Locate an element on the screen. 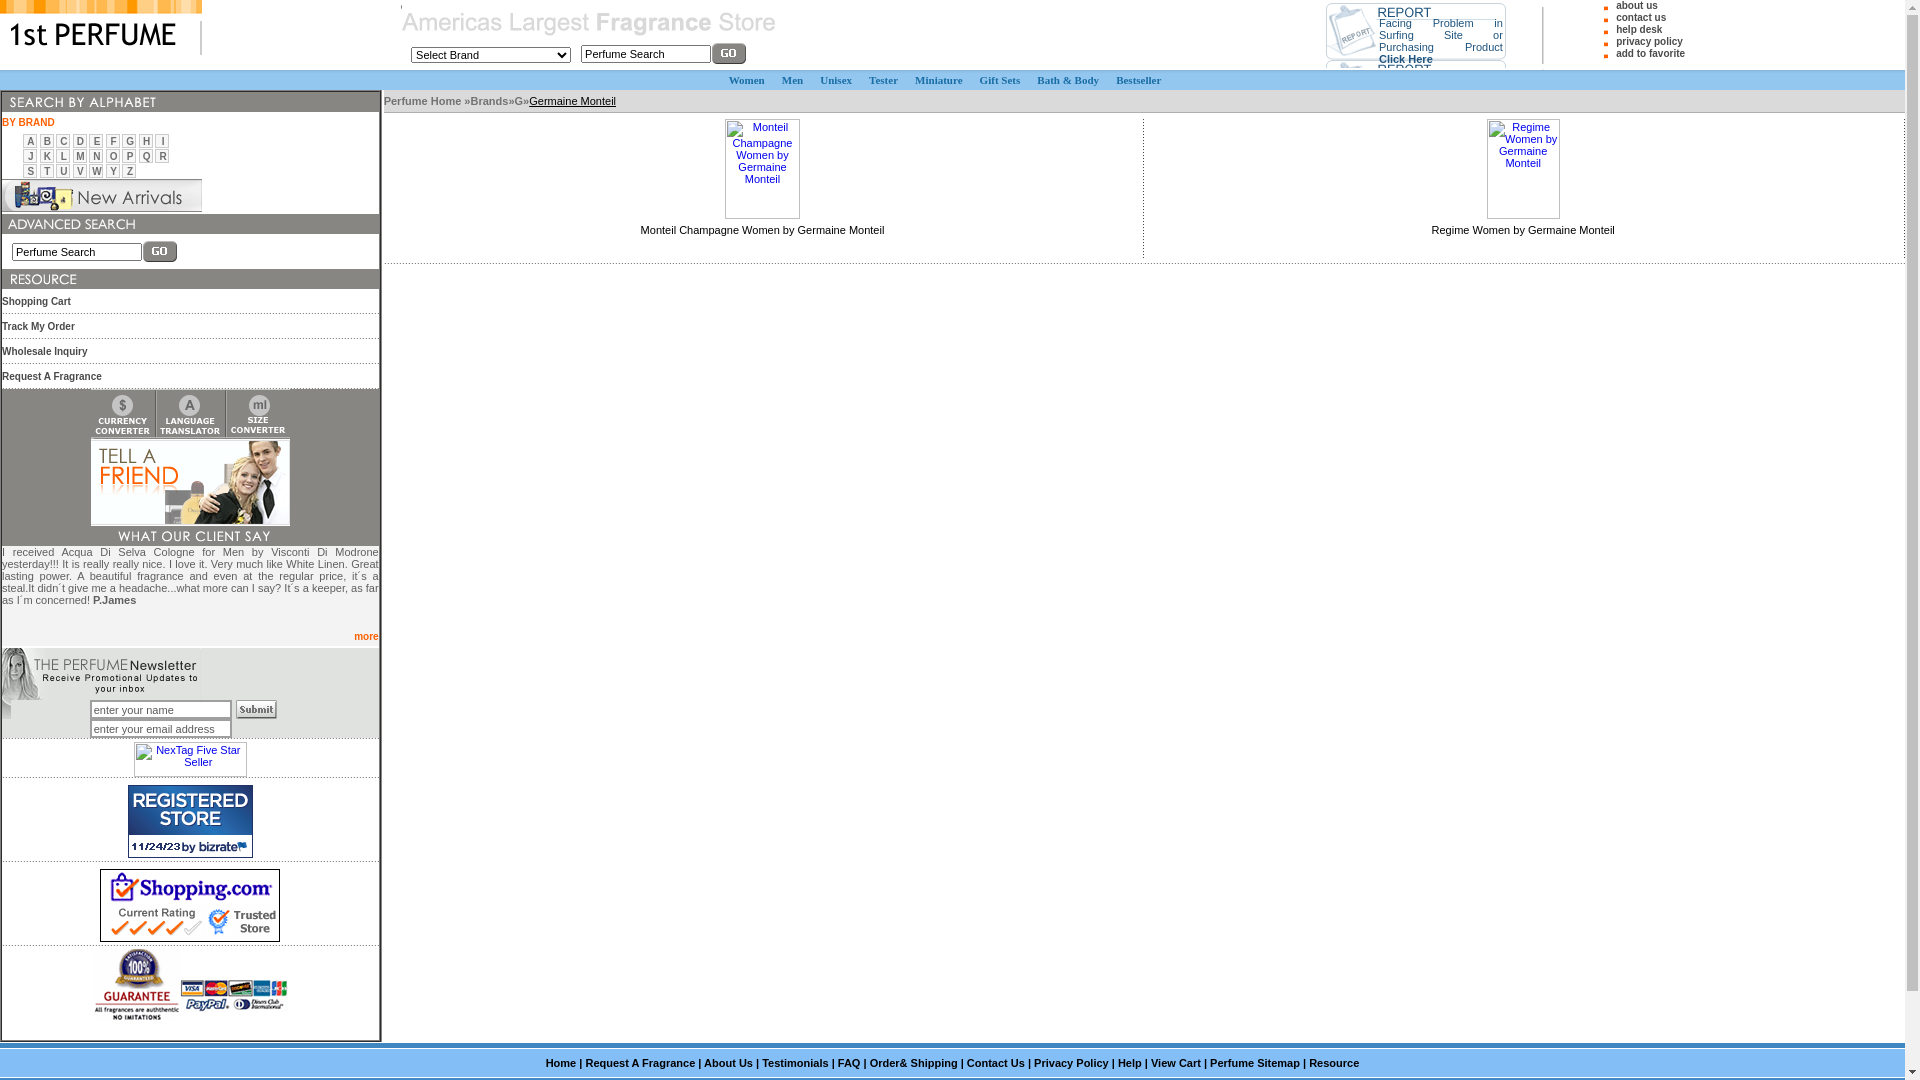 The height and width of the screenshot is (1080, 1920). 'G' is located at coordinates (128, 140).